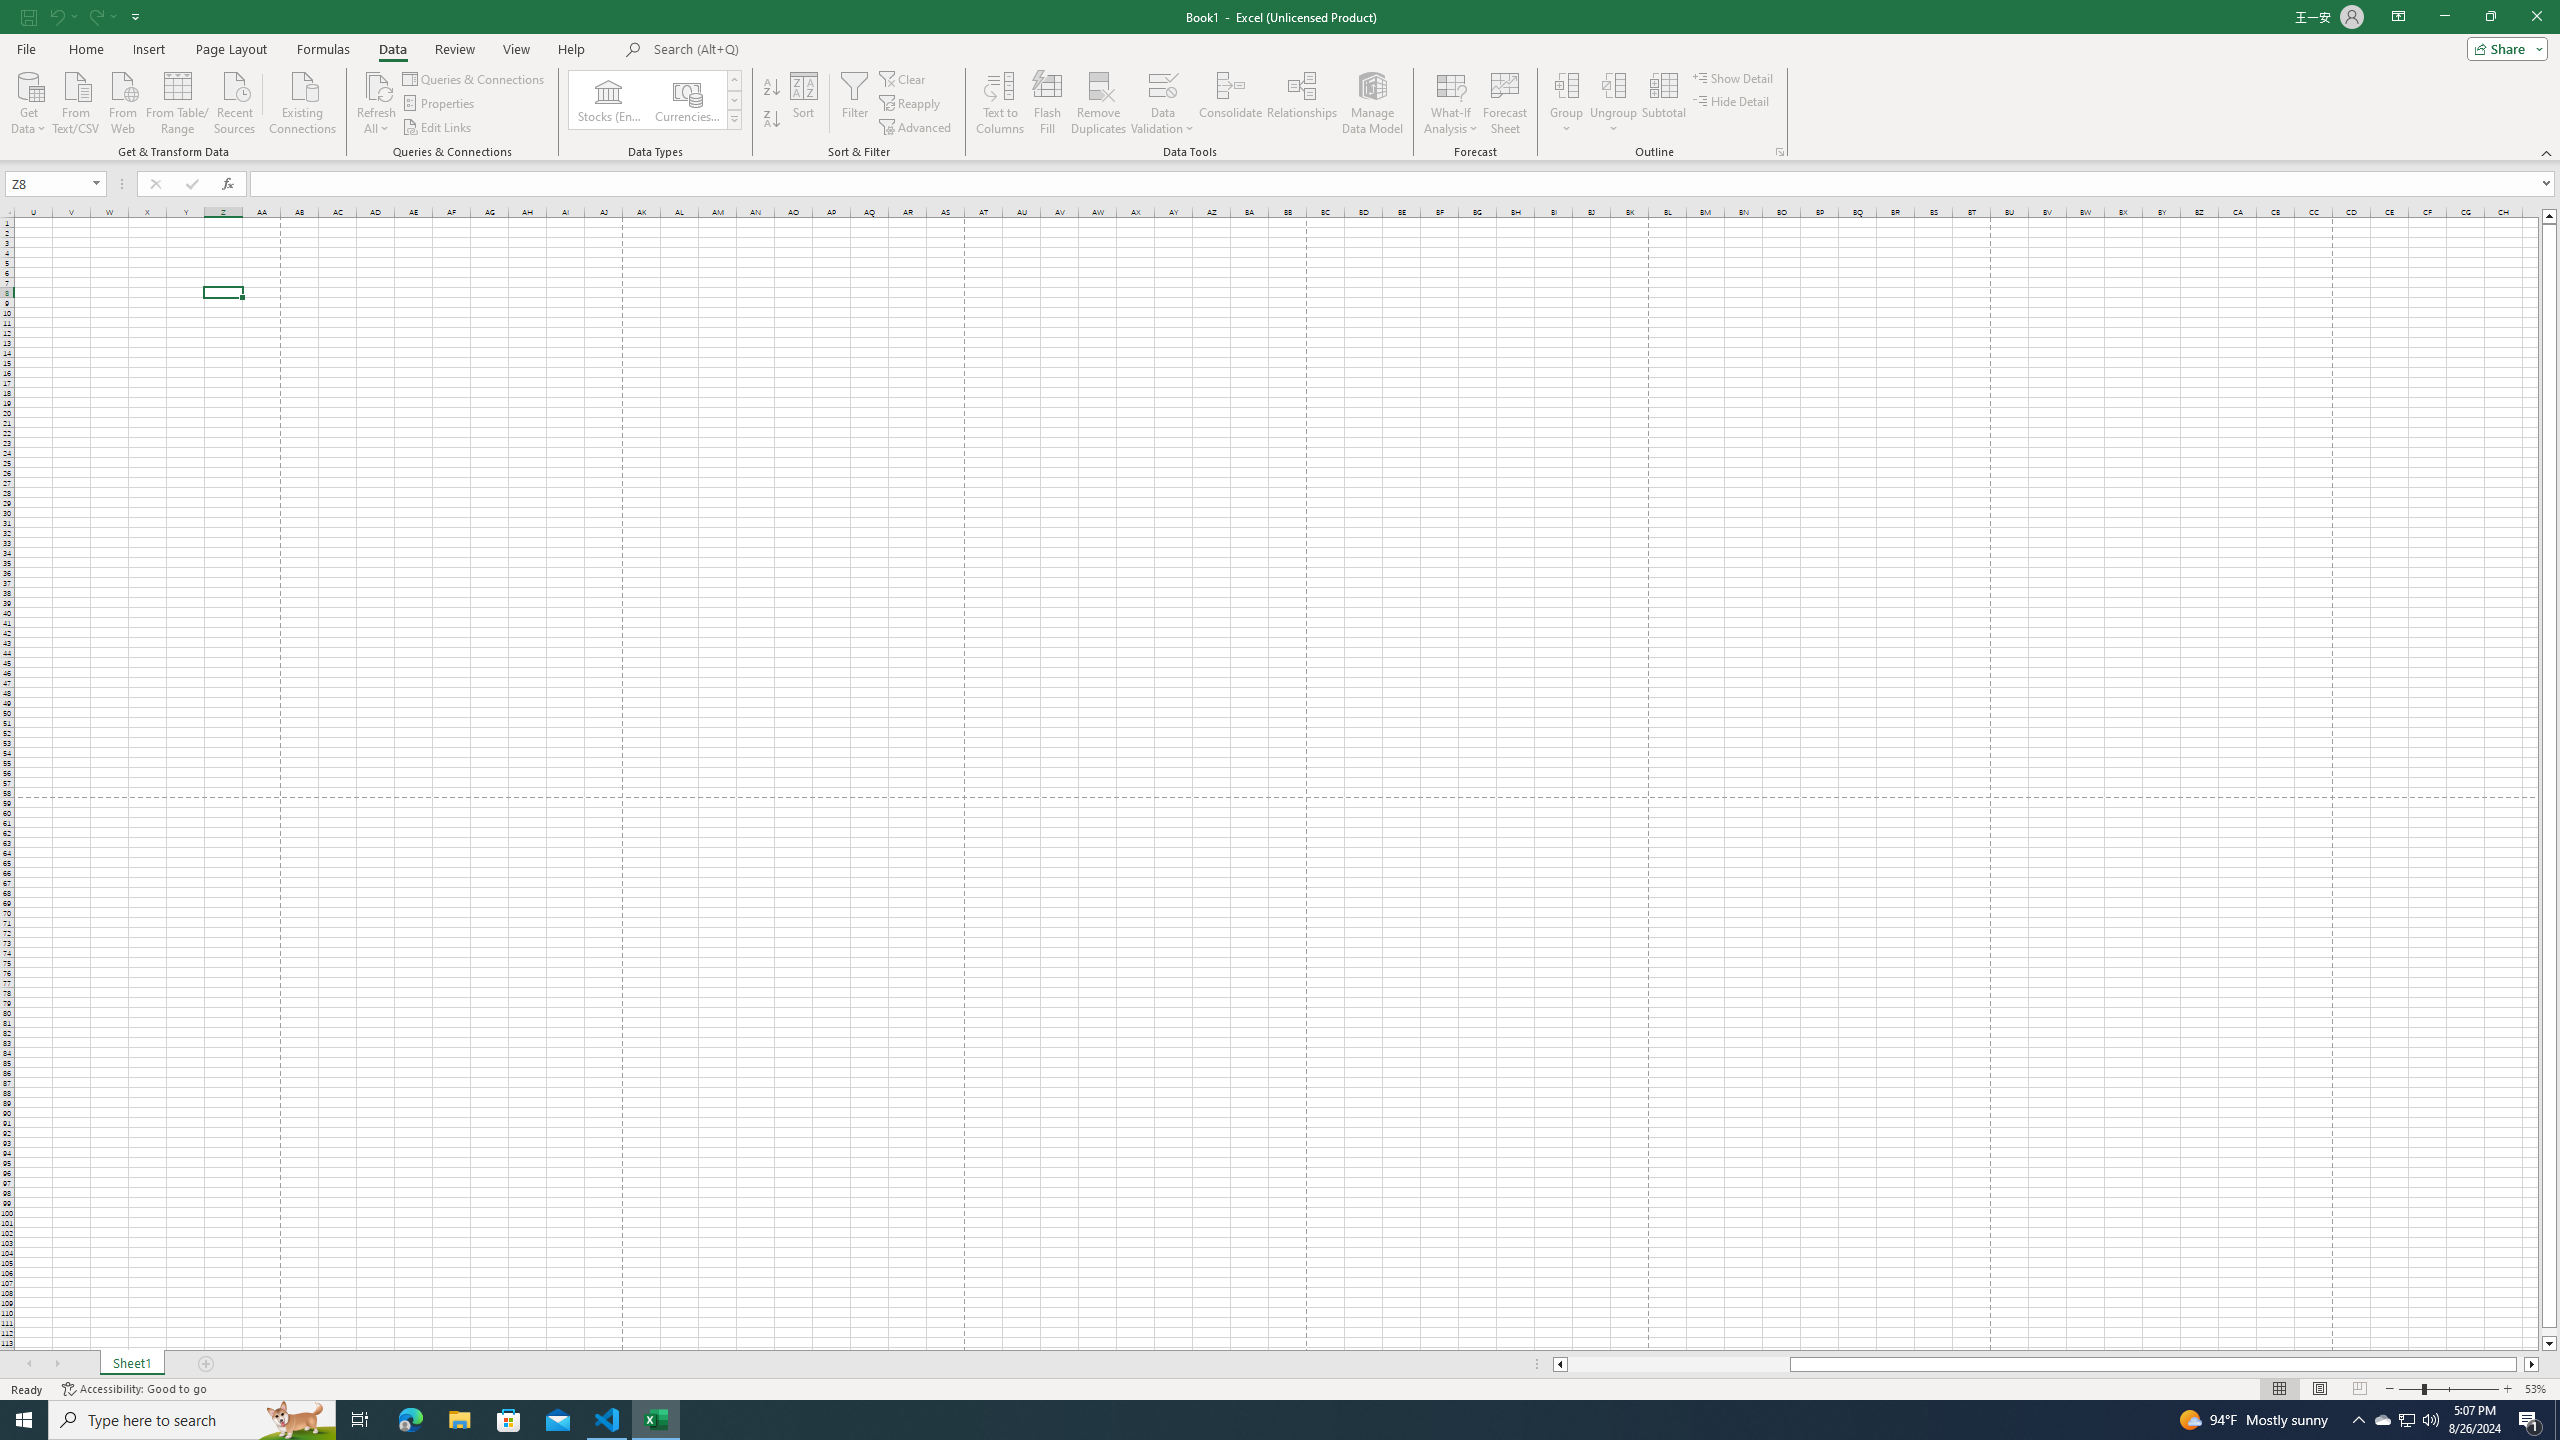 This screenshot has height=1440, width=2560. I want to click on 'Advanced...', so click(916, 127).